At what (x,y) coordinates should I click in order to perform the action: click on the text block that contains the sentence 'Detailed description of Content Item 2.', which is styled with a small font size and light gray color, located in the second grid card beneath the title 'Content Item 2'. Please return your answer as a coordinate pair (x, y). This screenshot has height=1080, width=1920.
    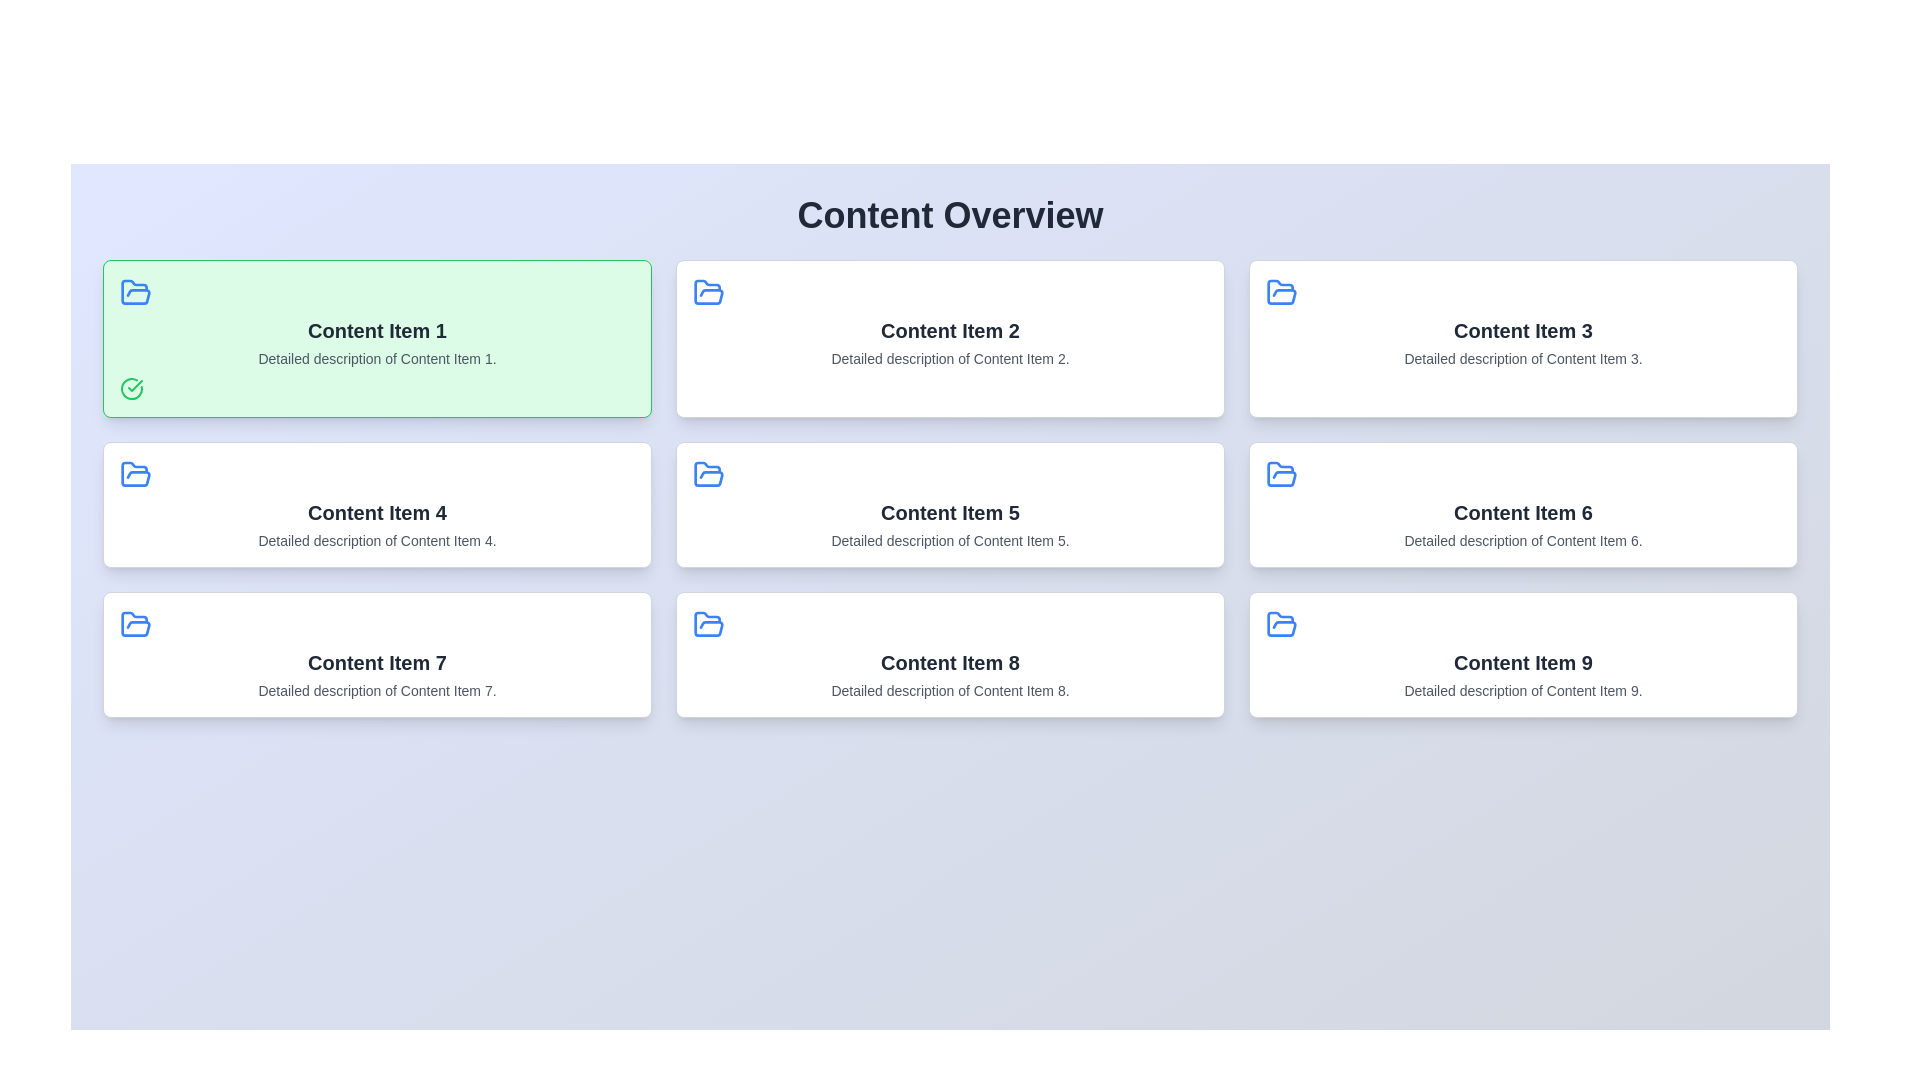
    Looking at the image, I should click on (949, 357).